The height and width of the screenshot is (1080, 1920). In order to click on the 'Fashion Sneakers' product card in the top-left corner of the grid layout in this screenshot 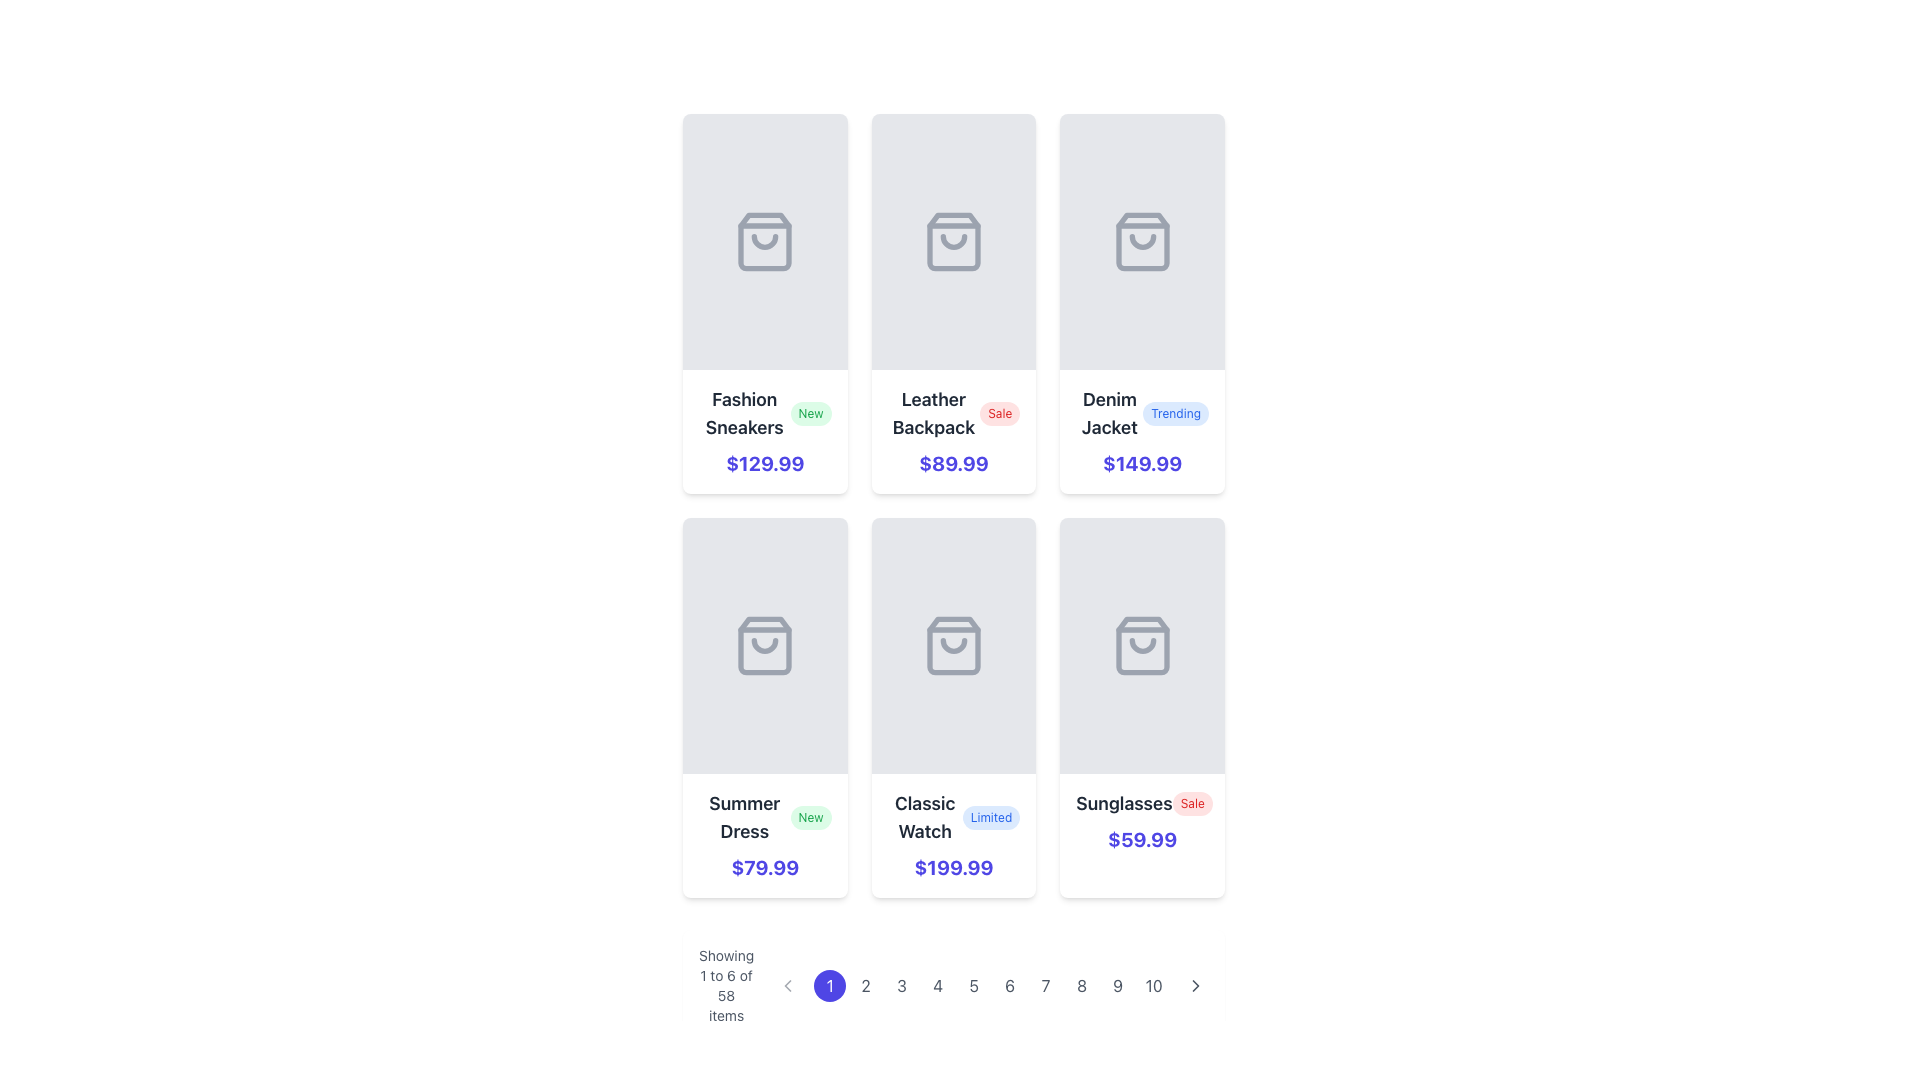, I will do `click(764, 304)`.